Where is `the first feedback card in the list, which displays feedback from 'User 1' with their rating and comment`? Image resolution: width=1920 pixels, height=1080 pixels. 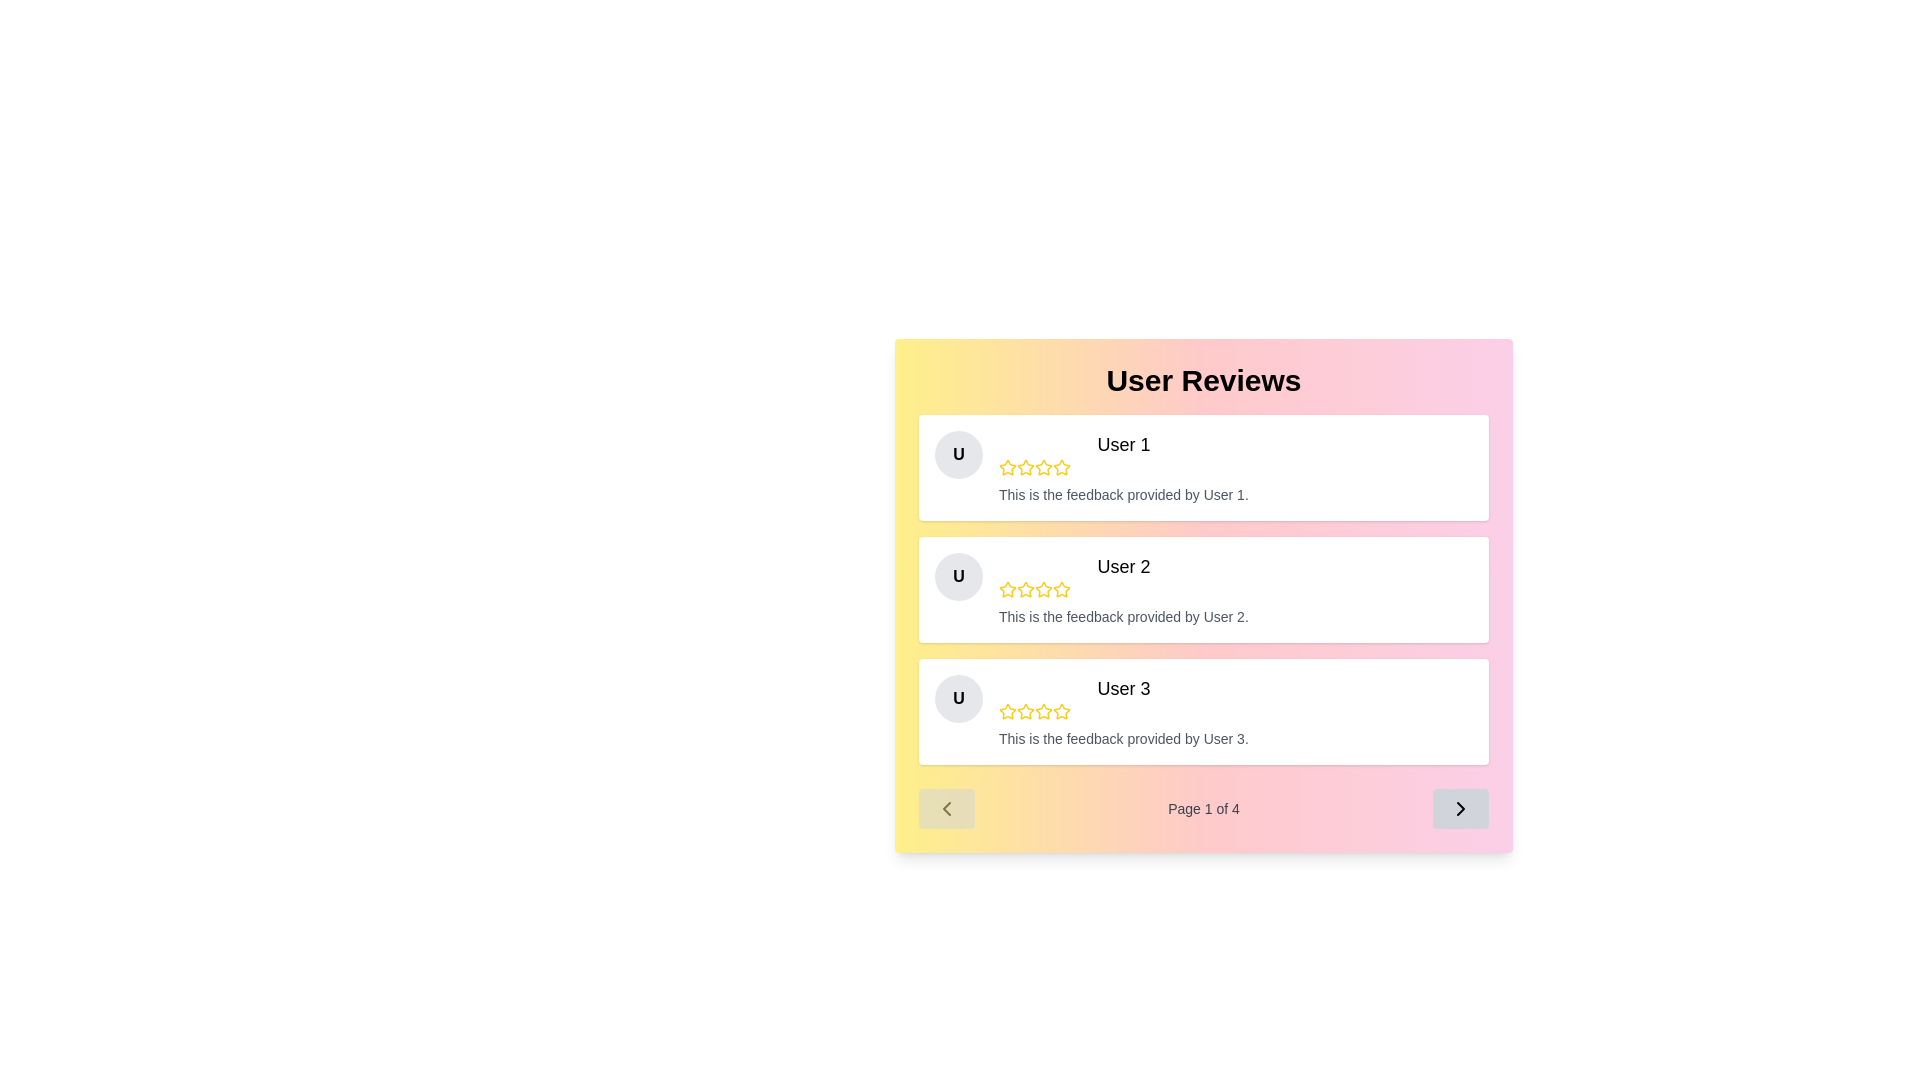 the first feedback card in the list, which displays feedback from 'User 1' with their rating and comment is located at coordinates (1203, 467).